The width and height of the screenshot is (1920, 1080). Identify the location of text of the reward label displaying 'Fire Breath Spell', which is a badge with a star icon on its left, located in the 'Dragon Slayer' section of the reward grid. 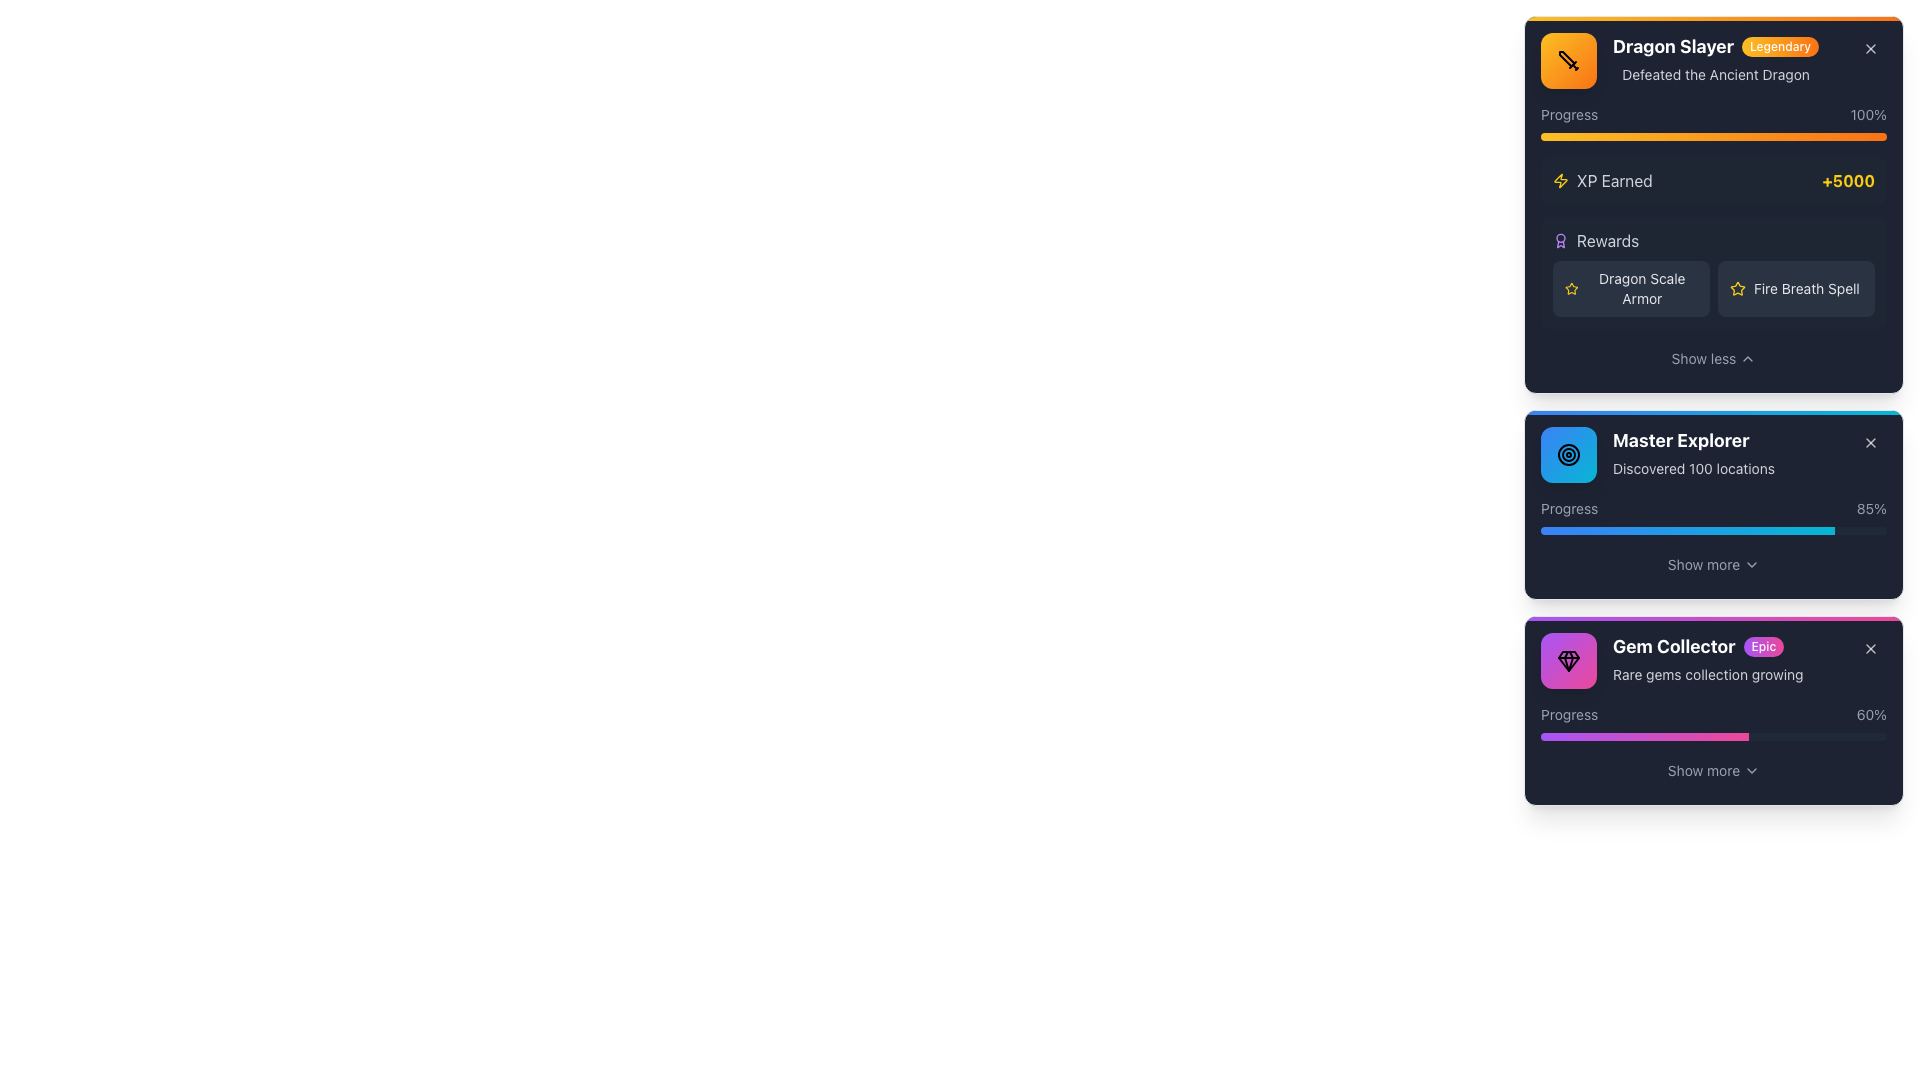
(1796, 289).